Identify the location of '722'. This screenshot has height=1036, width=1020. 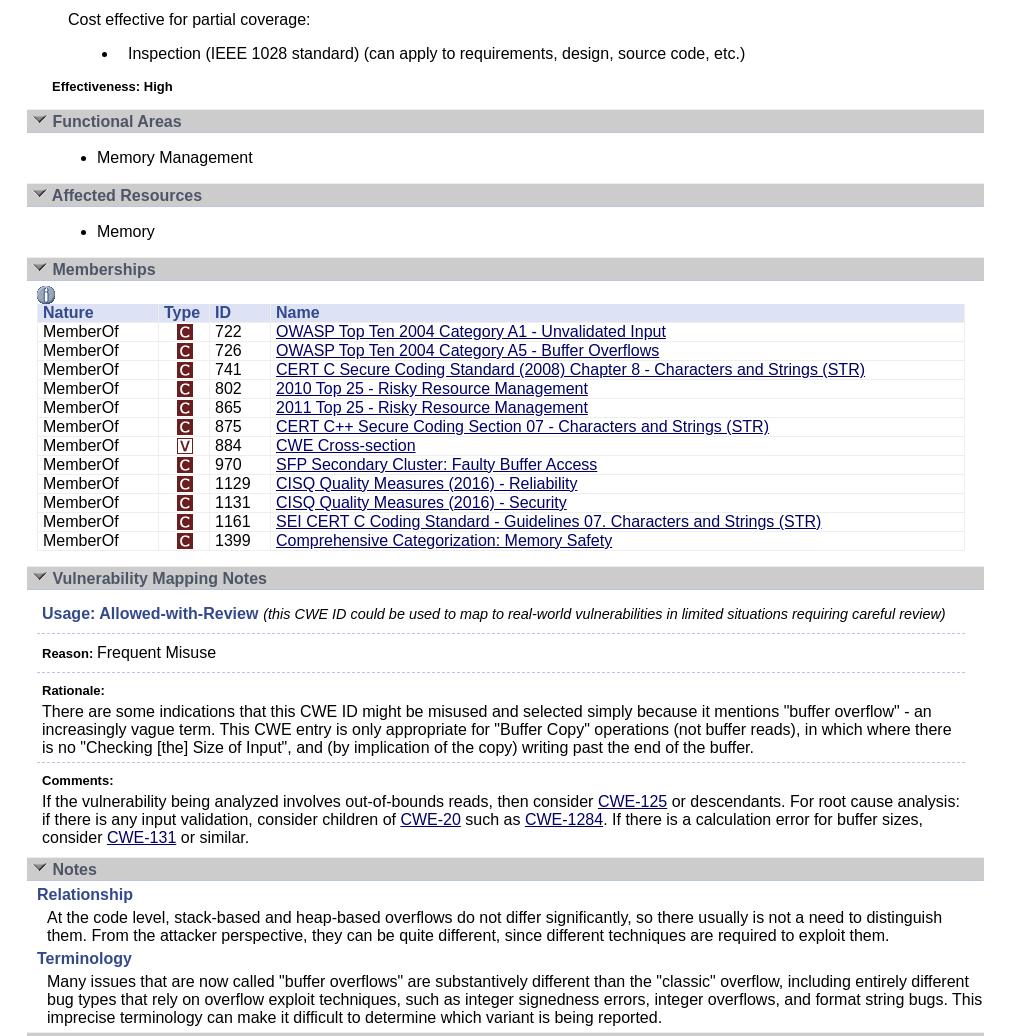
(227, 331).